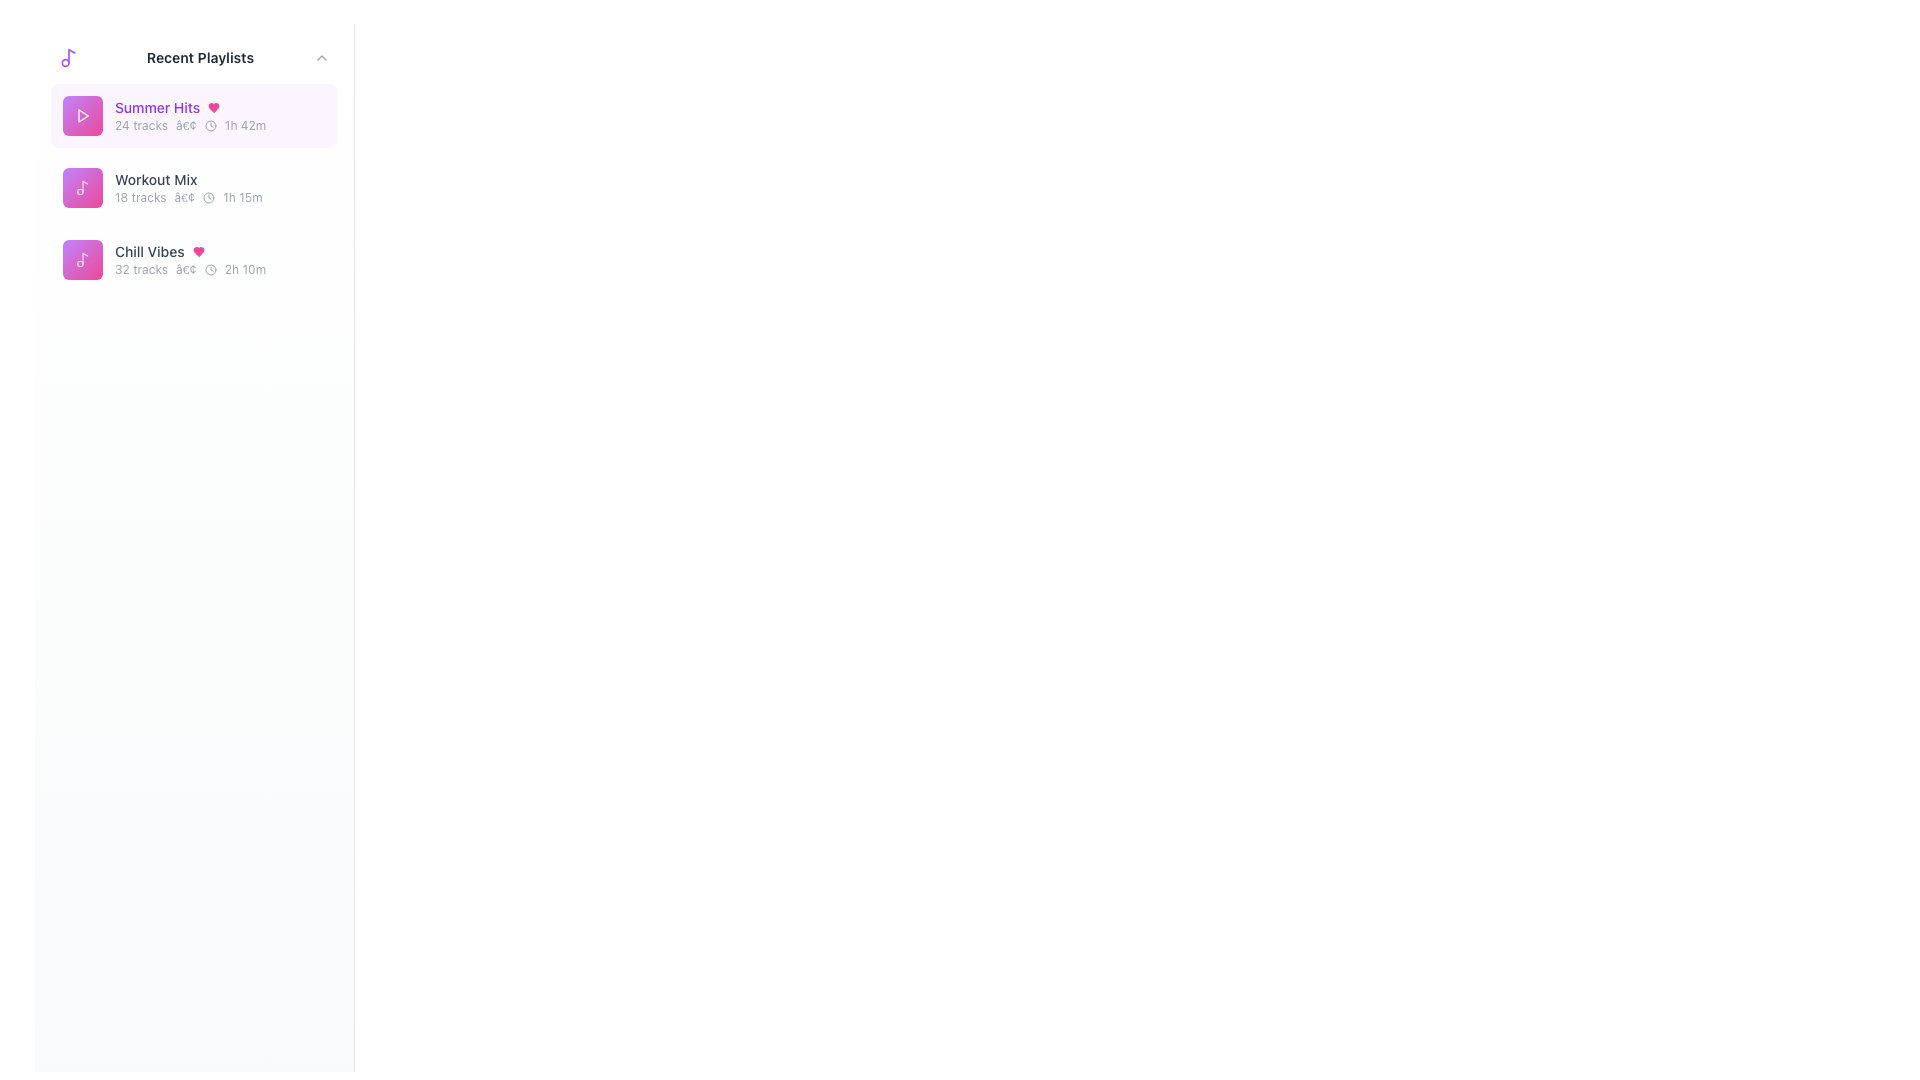  Describe the element at coordinates (81, 115) in the screenshot. I see `the Icon button located to the left of 'Summer Hits' in the 'Recent Playlists' section` at that location.